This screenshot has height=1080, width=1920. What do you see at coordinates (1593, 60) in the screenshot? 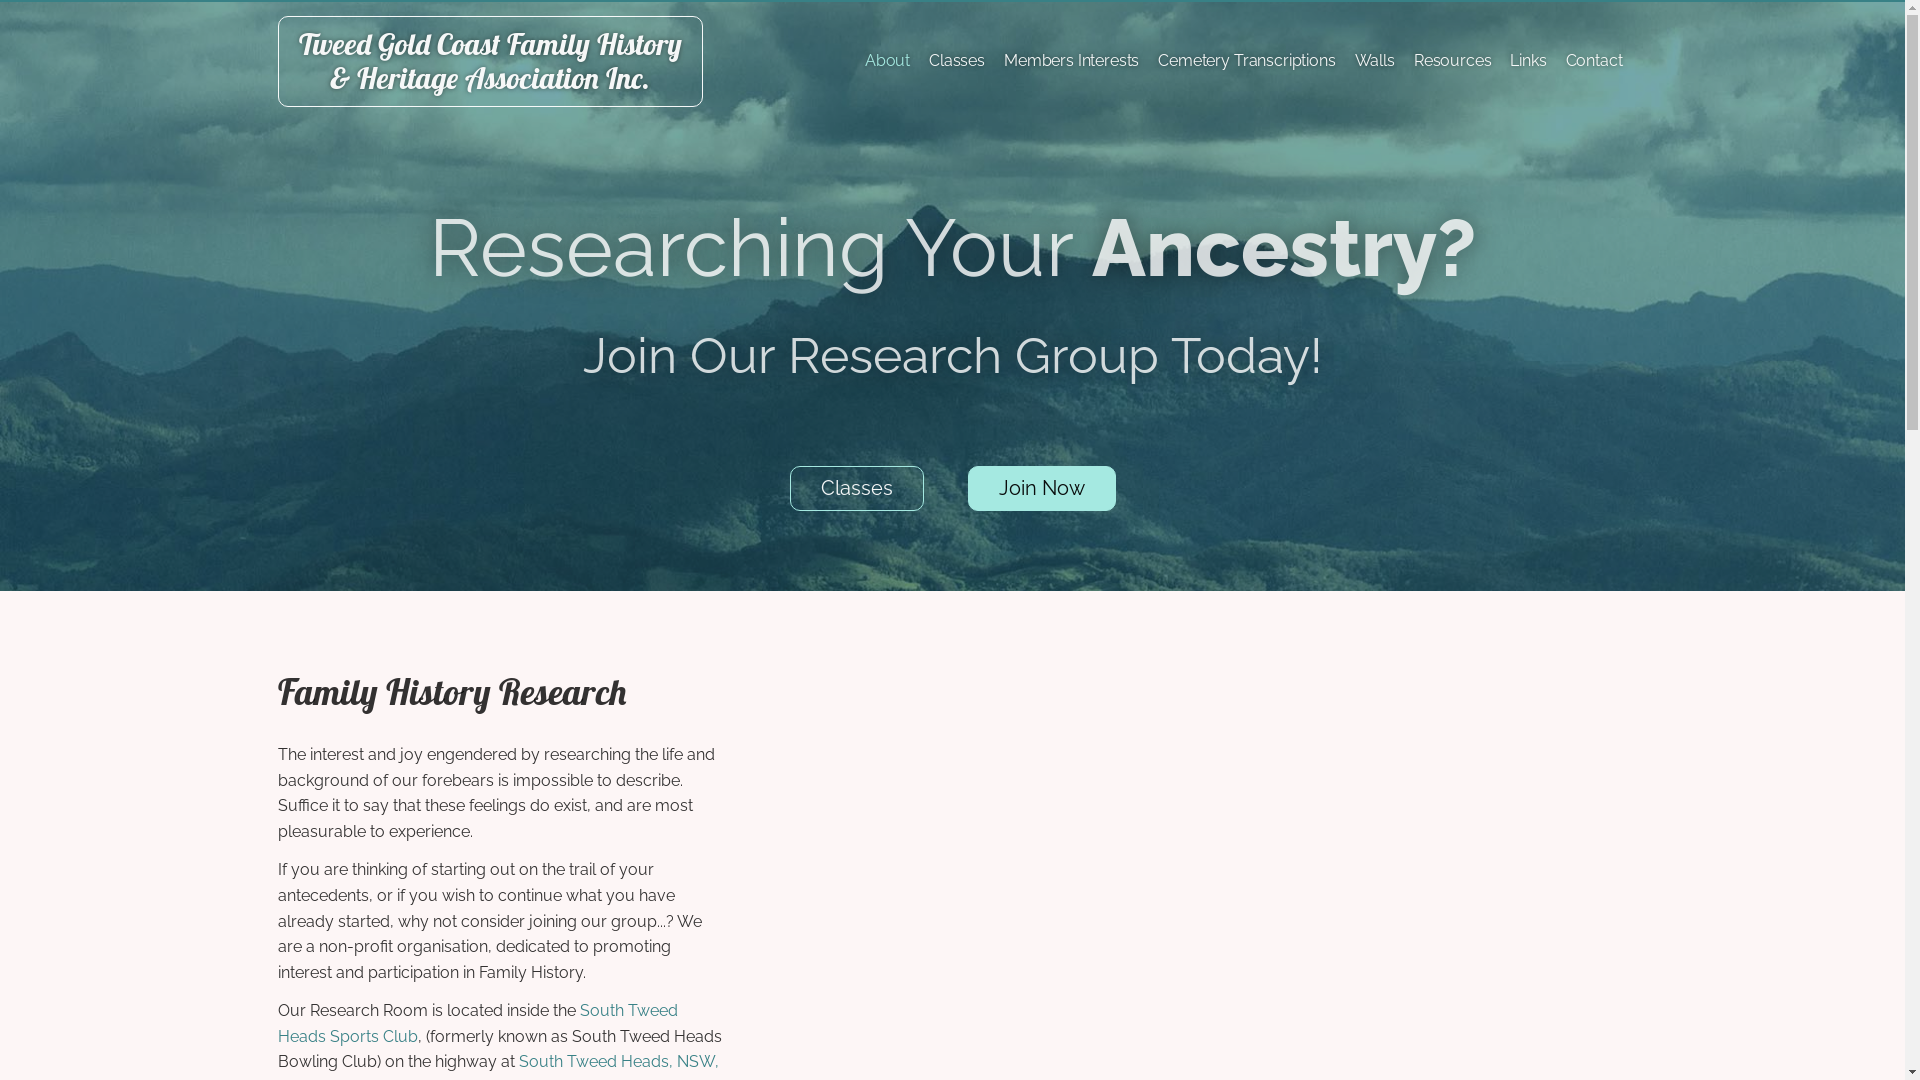
I see `'Contact'` at bounding box center [1593, 60].